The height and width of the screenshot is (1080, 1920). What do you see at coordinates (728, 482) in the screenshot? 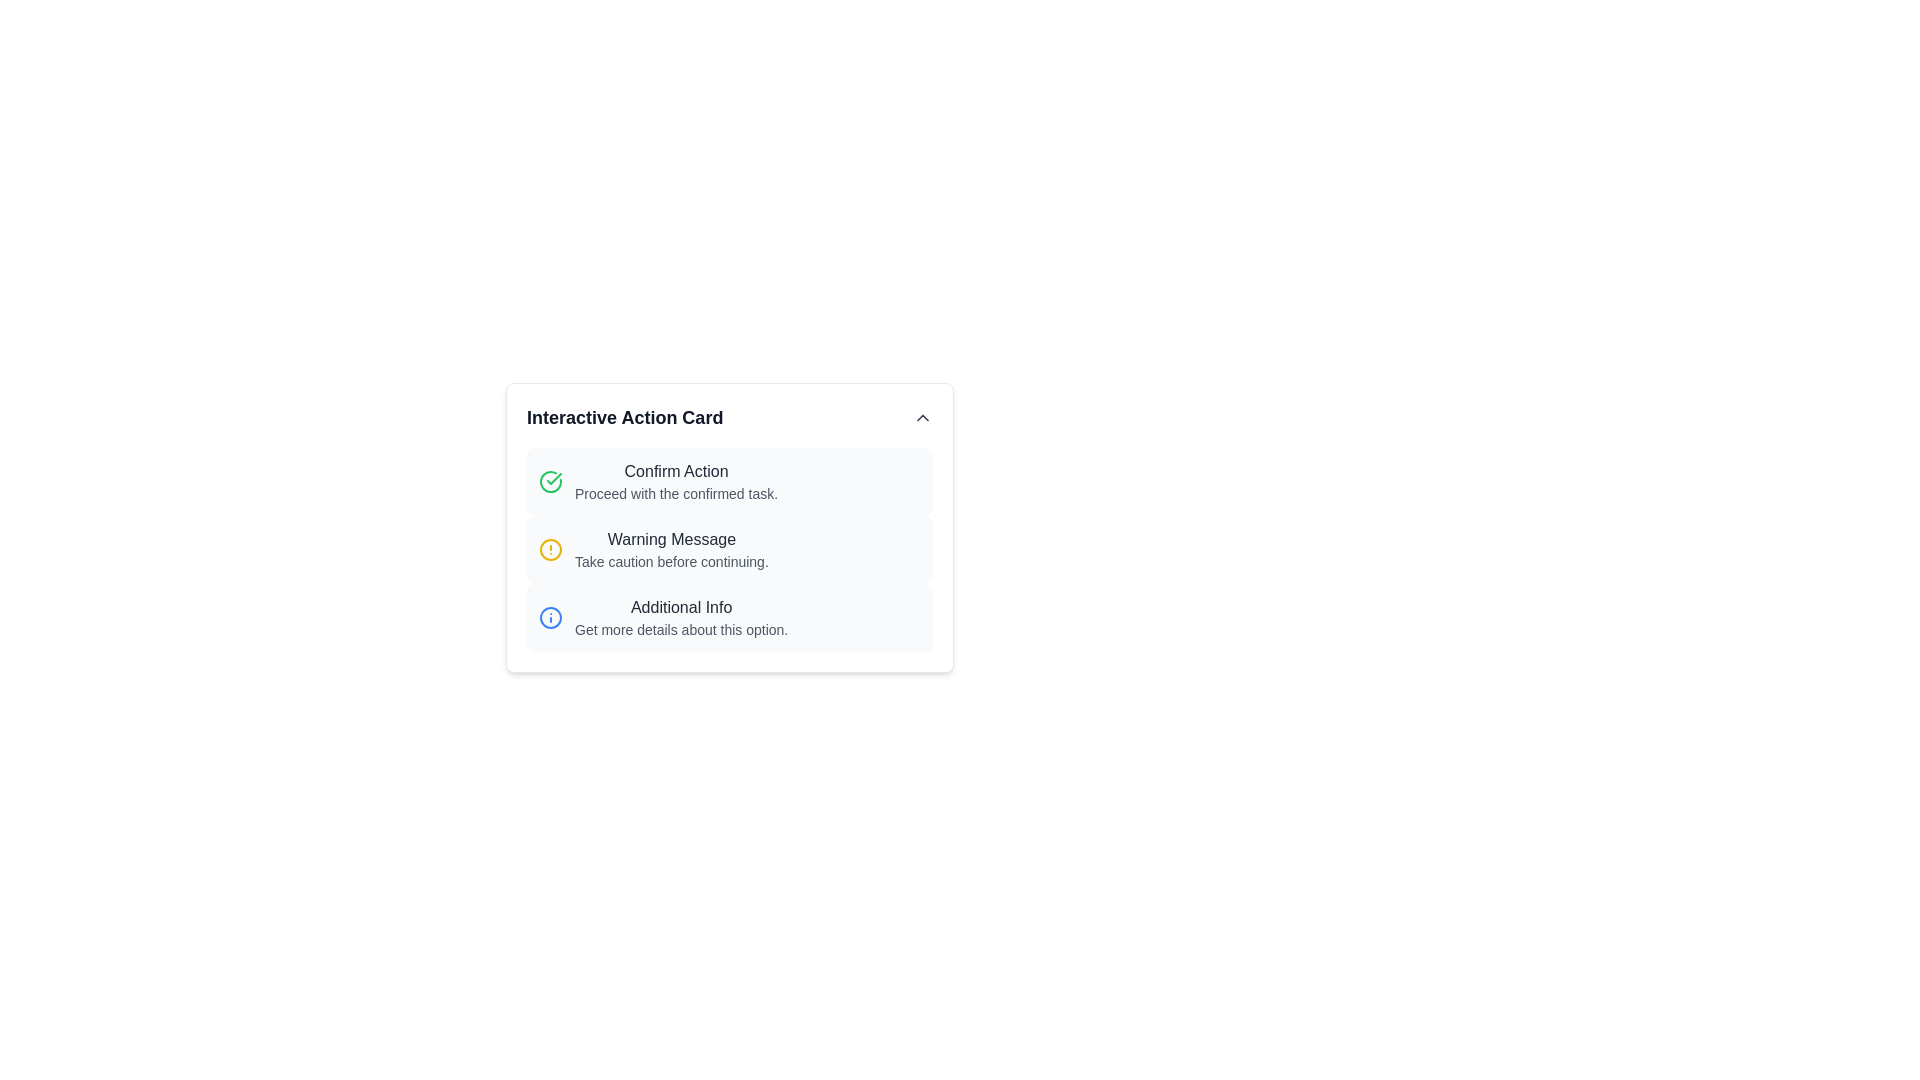
I see `the topmost clickable card or list item in the vertically stacked list` at bounding box center [728, 482].